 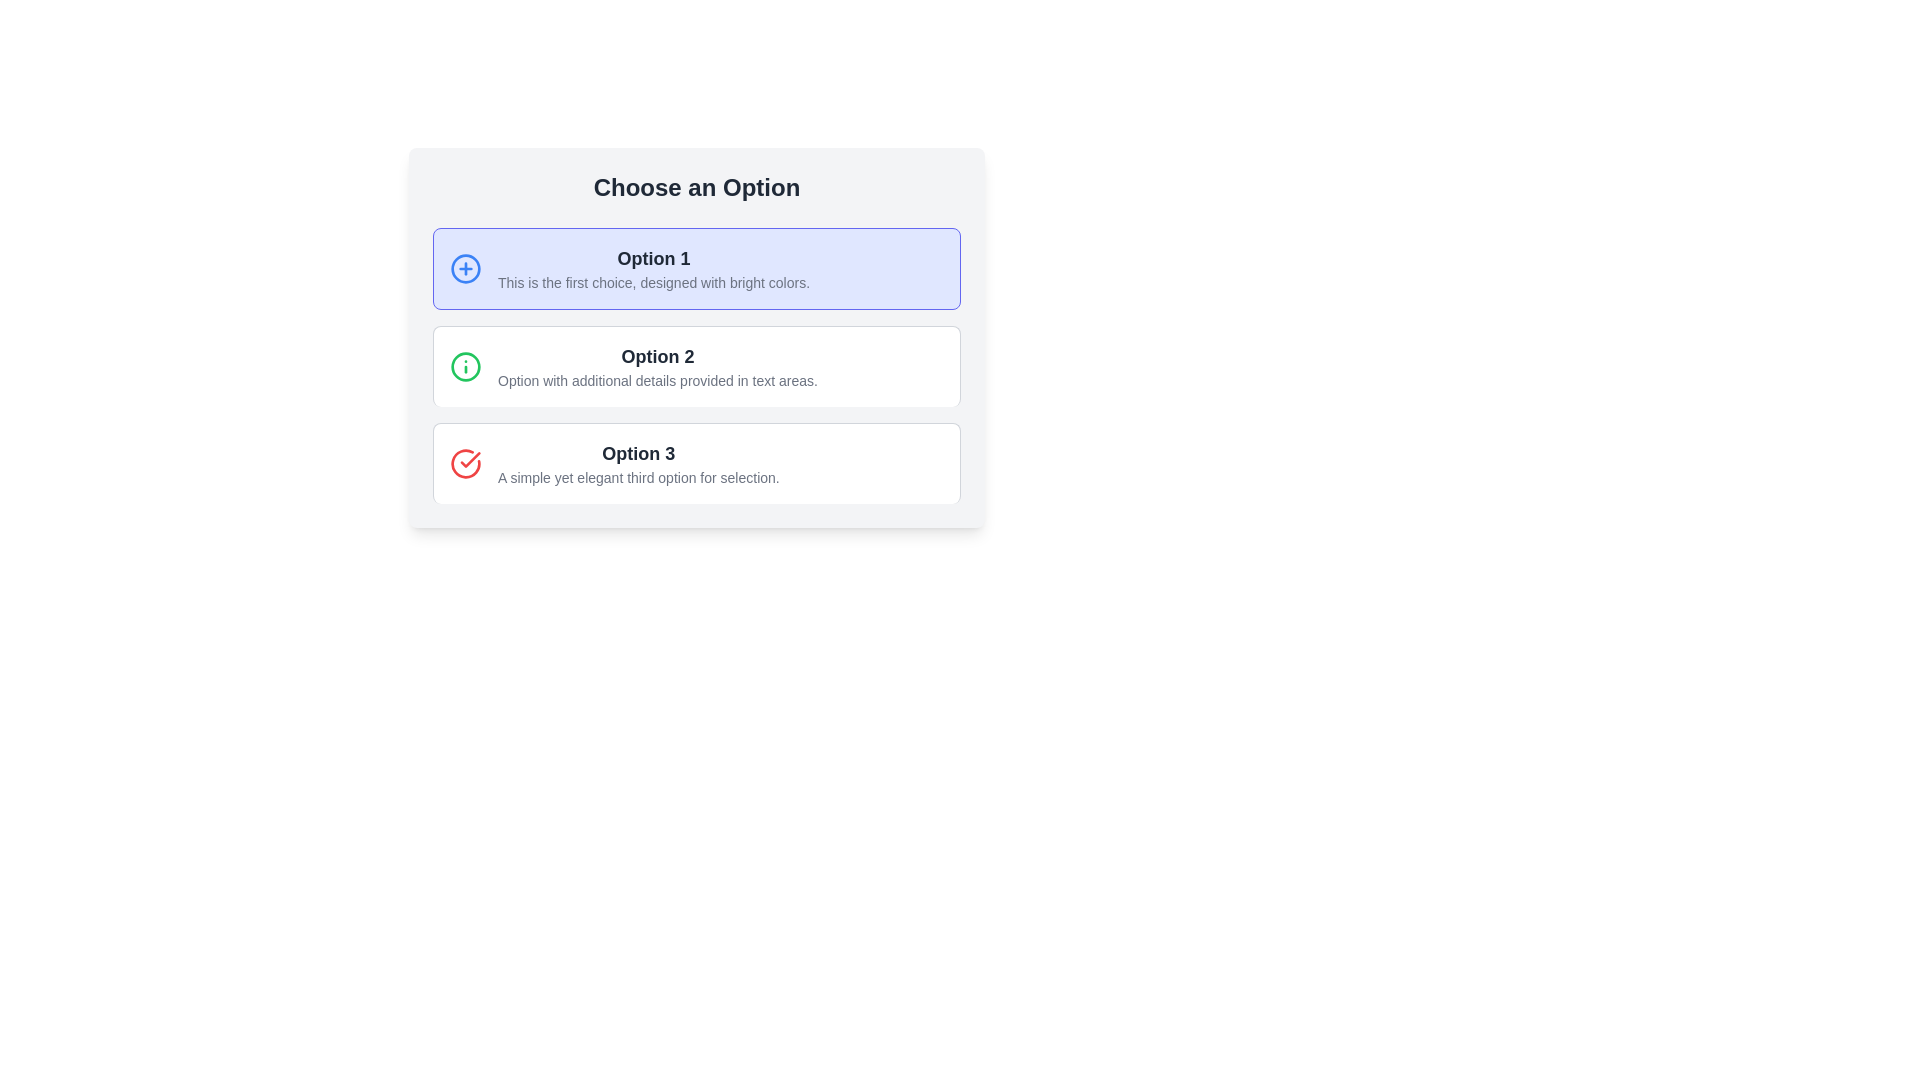 What do you see at coordinates (696, 268) in the screenshot?
I see `the first option card labeled 'Option 1' in the list by clicking on it` at bounding box center [696, 268].